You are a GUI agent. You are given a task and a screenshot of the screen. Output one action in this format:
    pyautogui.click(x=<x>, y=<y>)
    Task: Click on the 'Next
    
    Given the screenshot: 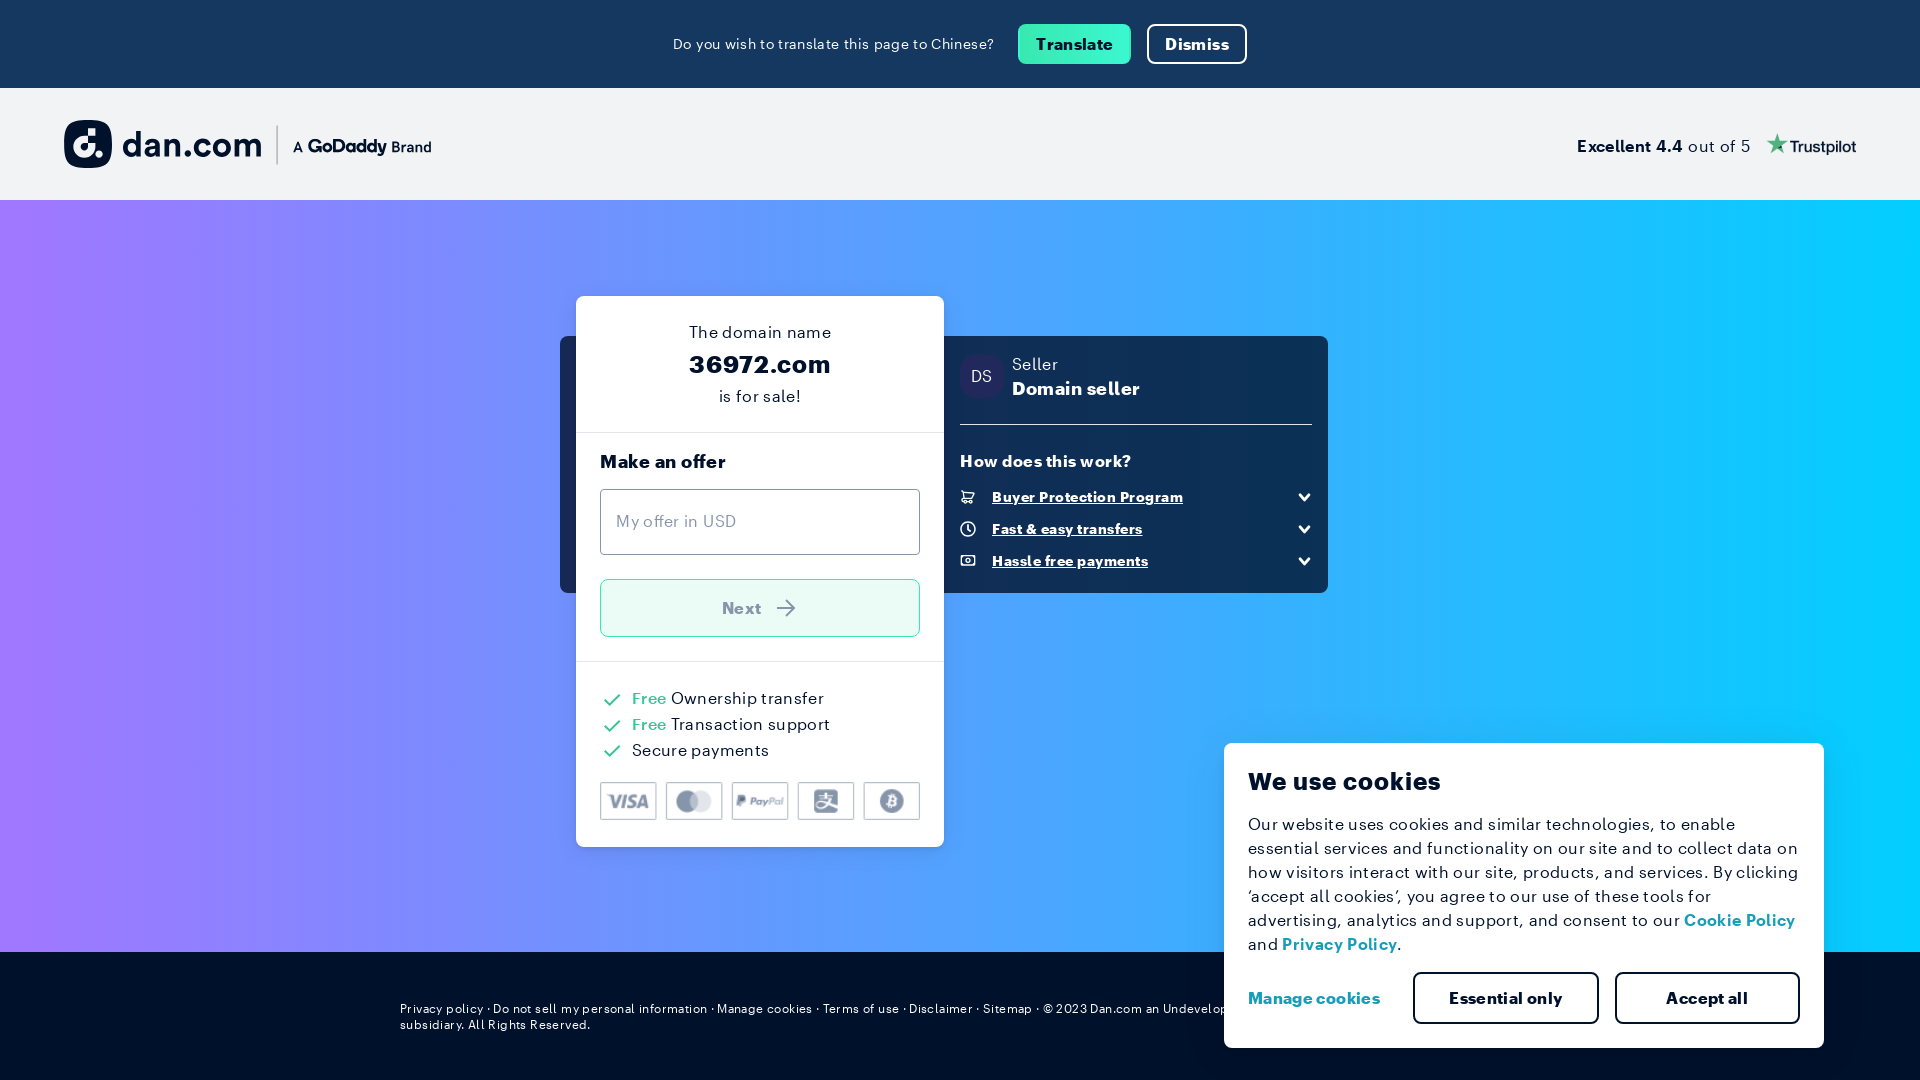 What is the action you would take?
    pyautogui.click(x=758, y=607)
    